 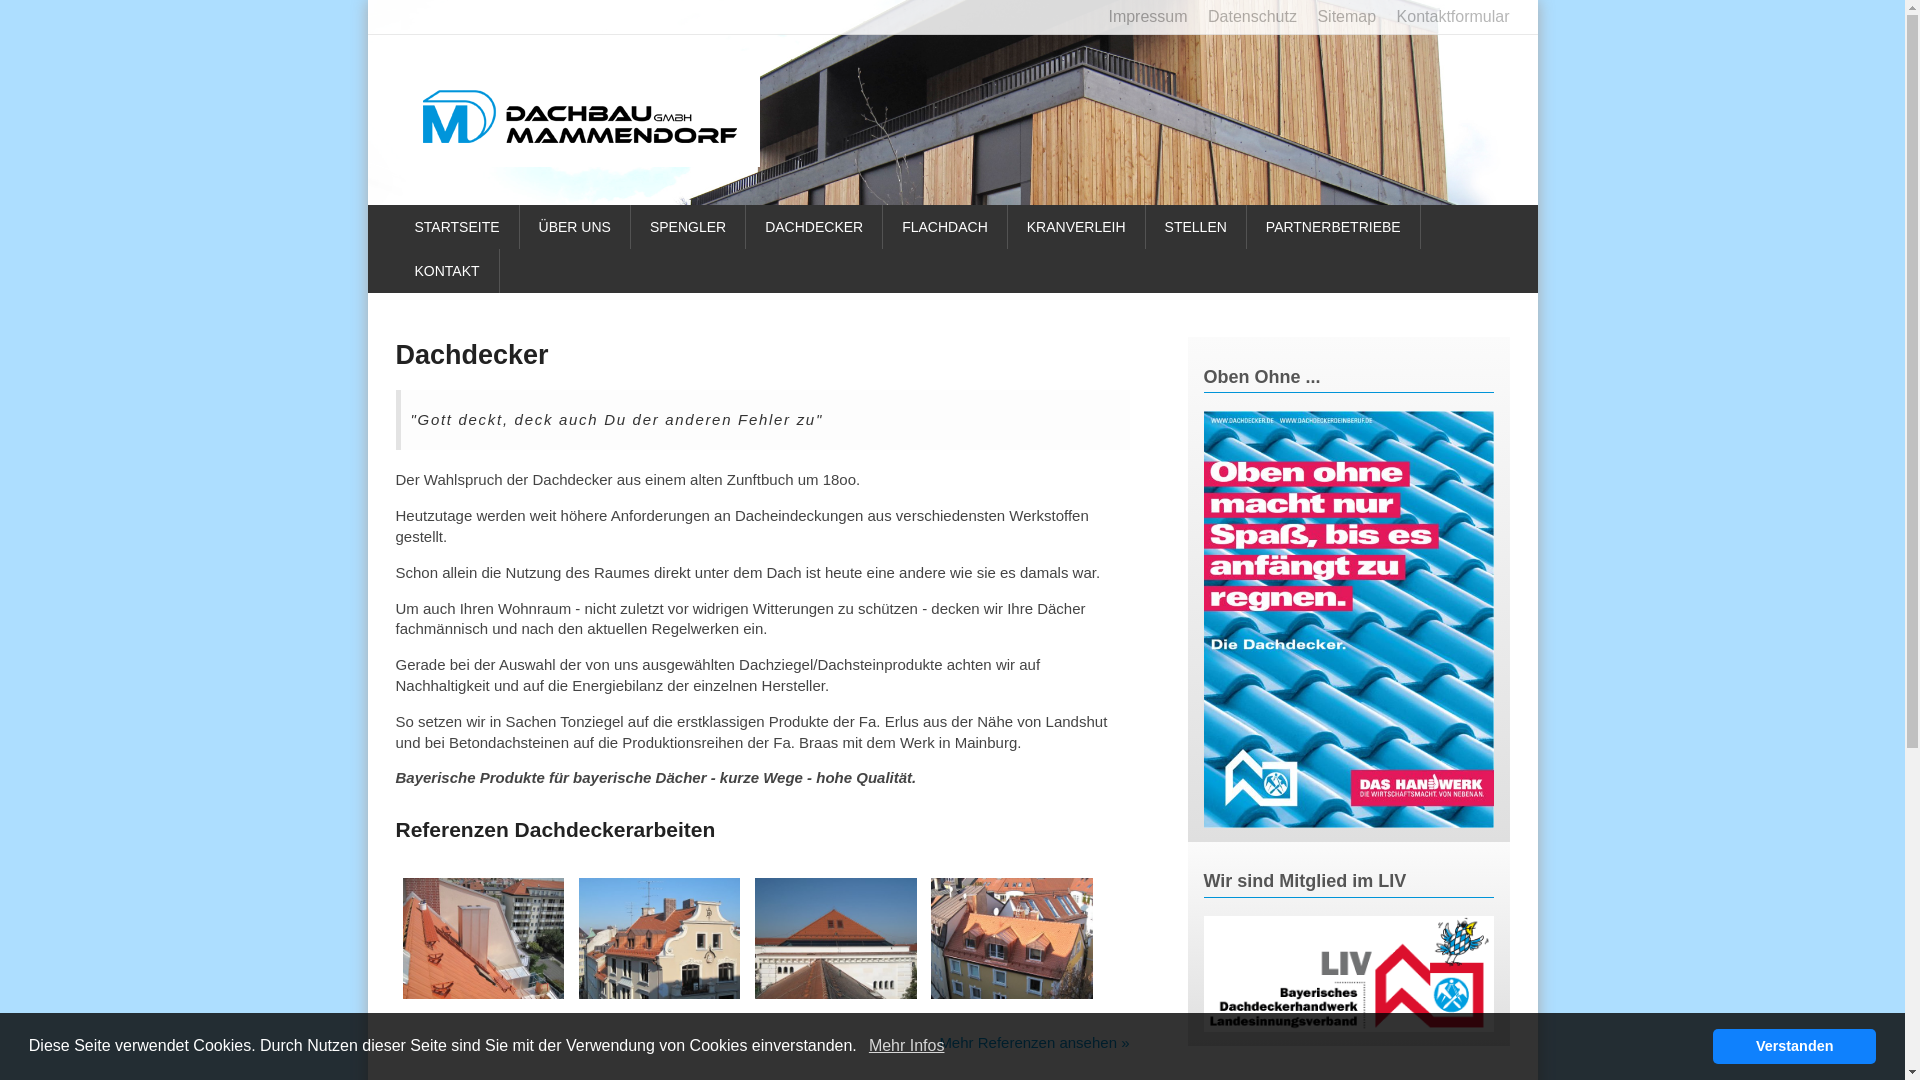 What do you see at coordinates (456, 226) in the screenshot?
I see `'STARTSEITE'` at bounding box center [456, 226].